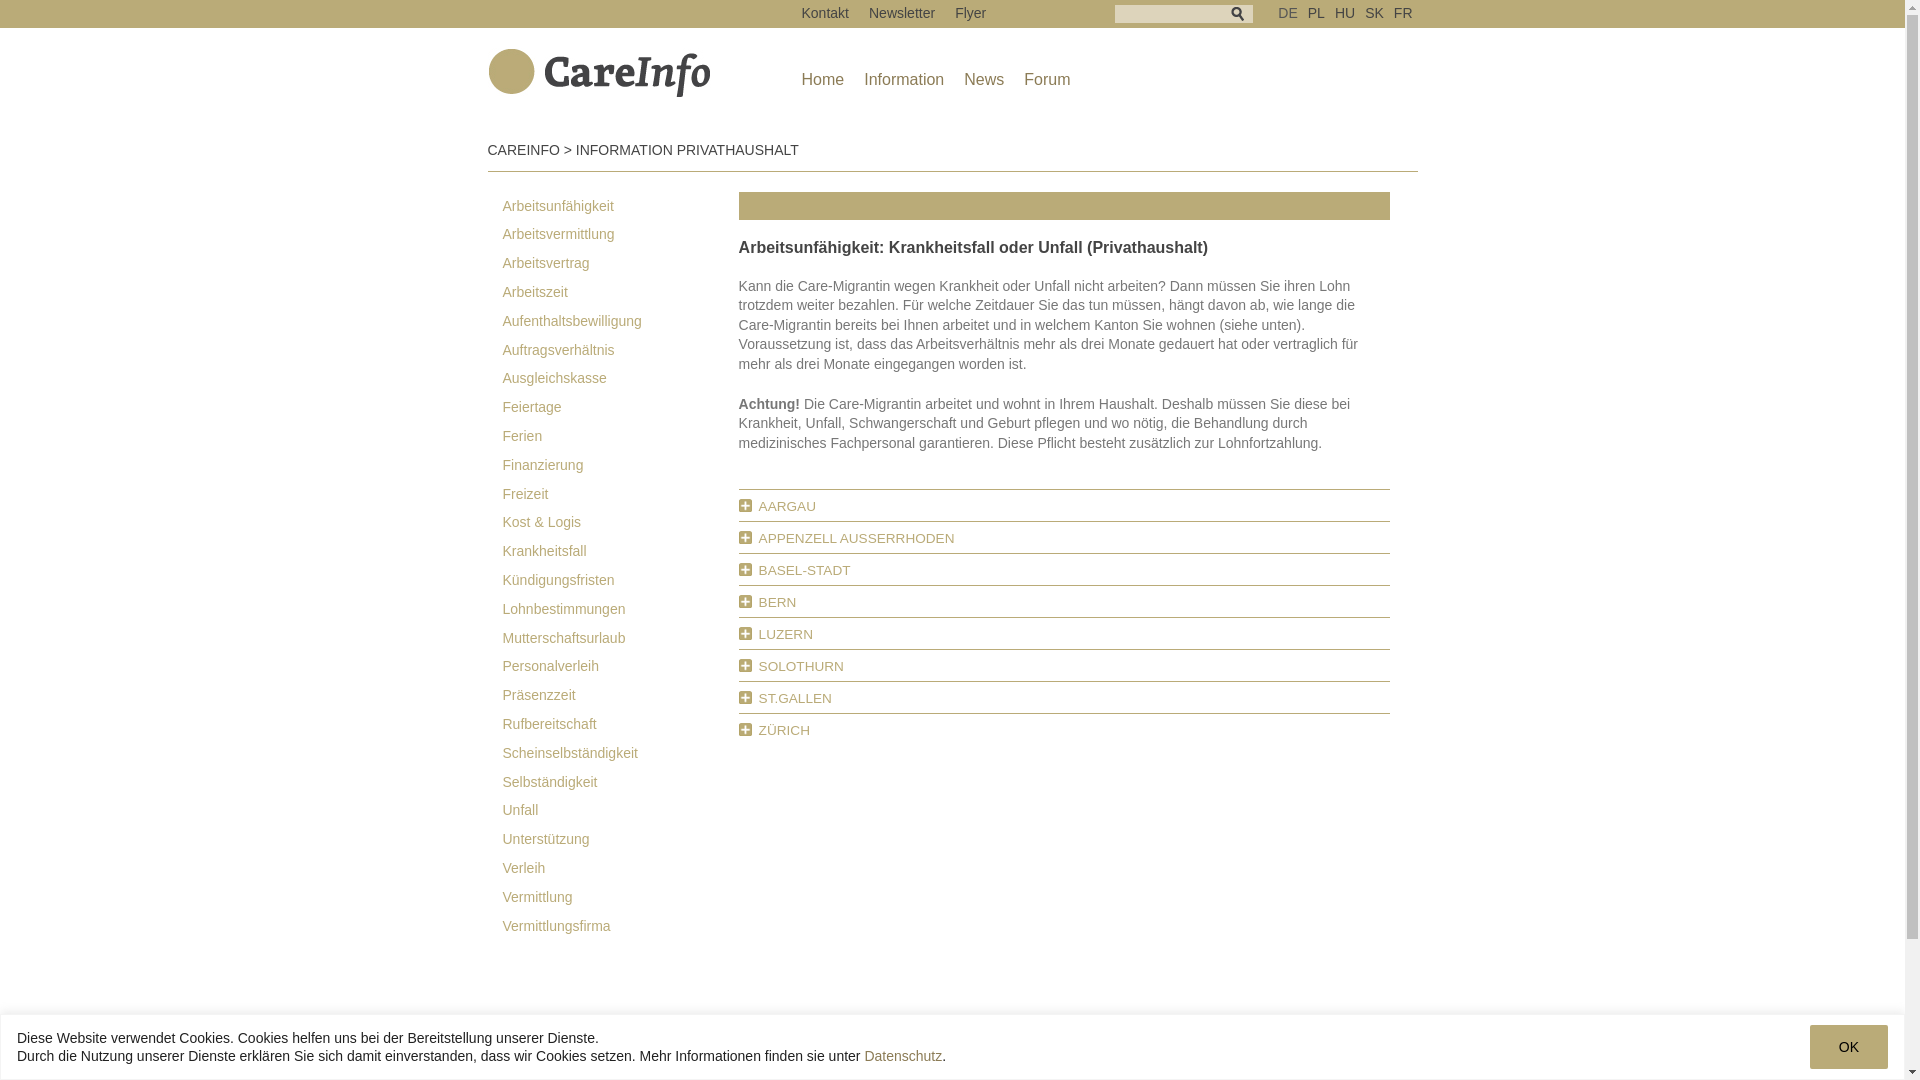 The height and width of the screenshot is (1080, 1920). Describe the element at coordinates (970, 12) in the screenshot. I see `'Flyer'` at that location.